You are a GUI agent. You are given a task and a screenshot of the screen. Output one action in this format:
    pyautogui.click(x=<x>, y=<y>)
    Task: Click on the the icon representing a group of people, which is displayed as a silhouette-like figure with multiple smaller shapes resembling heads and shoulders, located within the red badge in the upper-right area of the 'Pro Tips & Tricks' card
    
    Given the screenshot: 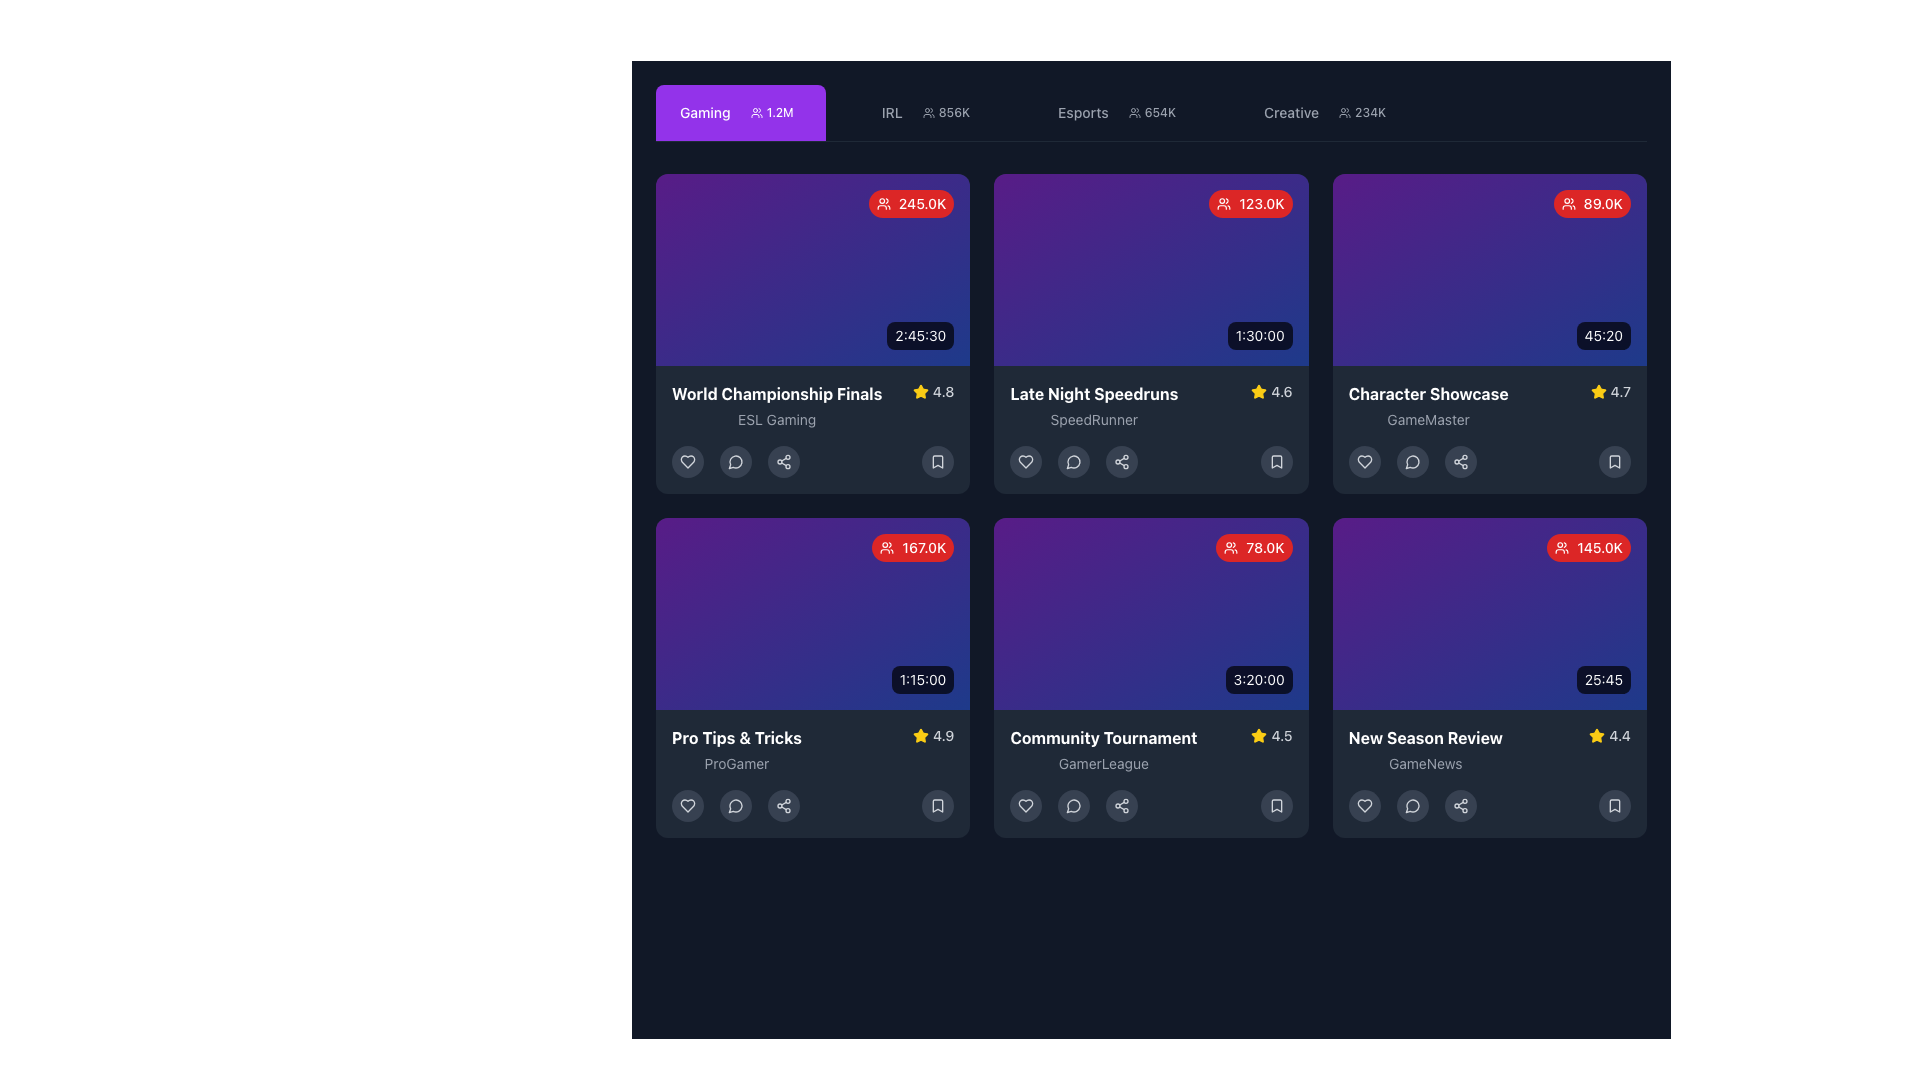 What is the action you would take?
    pyautogui.click(x=886, y=547)
    